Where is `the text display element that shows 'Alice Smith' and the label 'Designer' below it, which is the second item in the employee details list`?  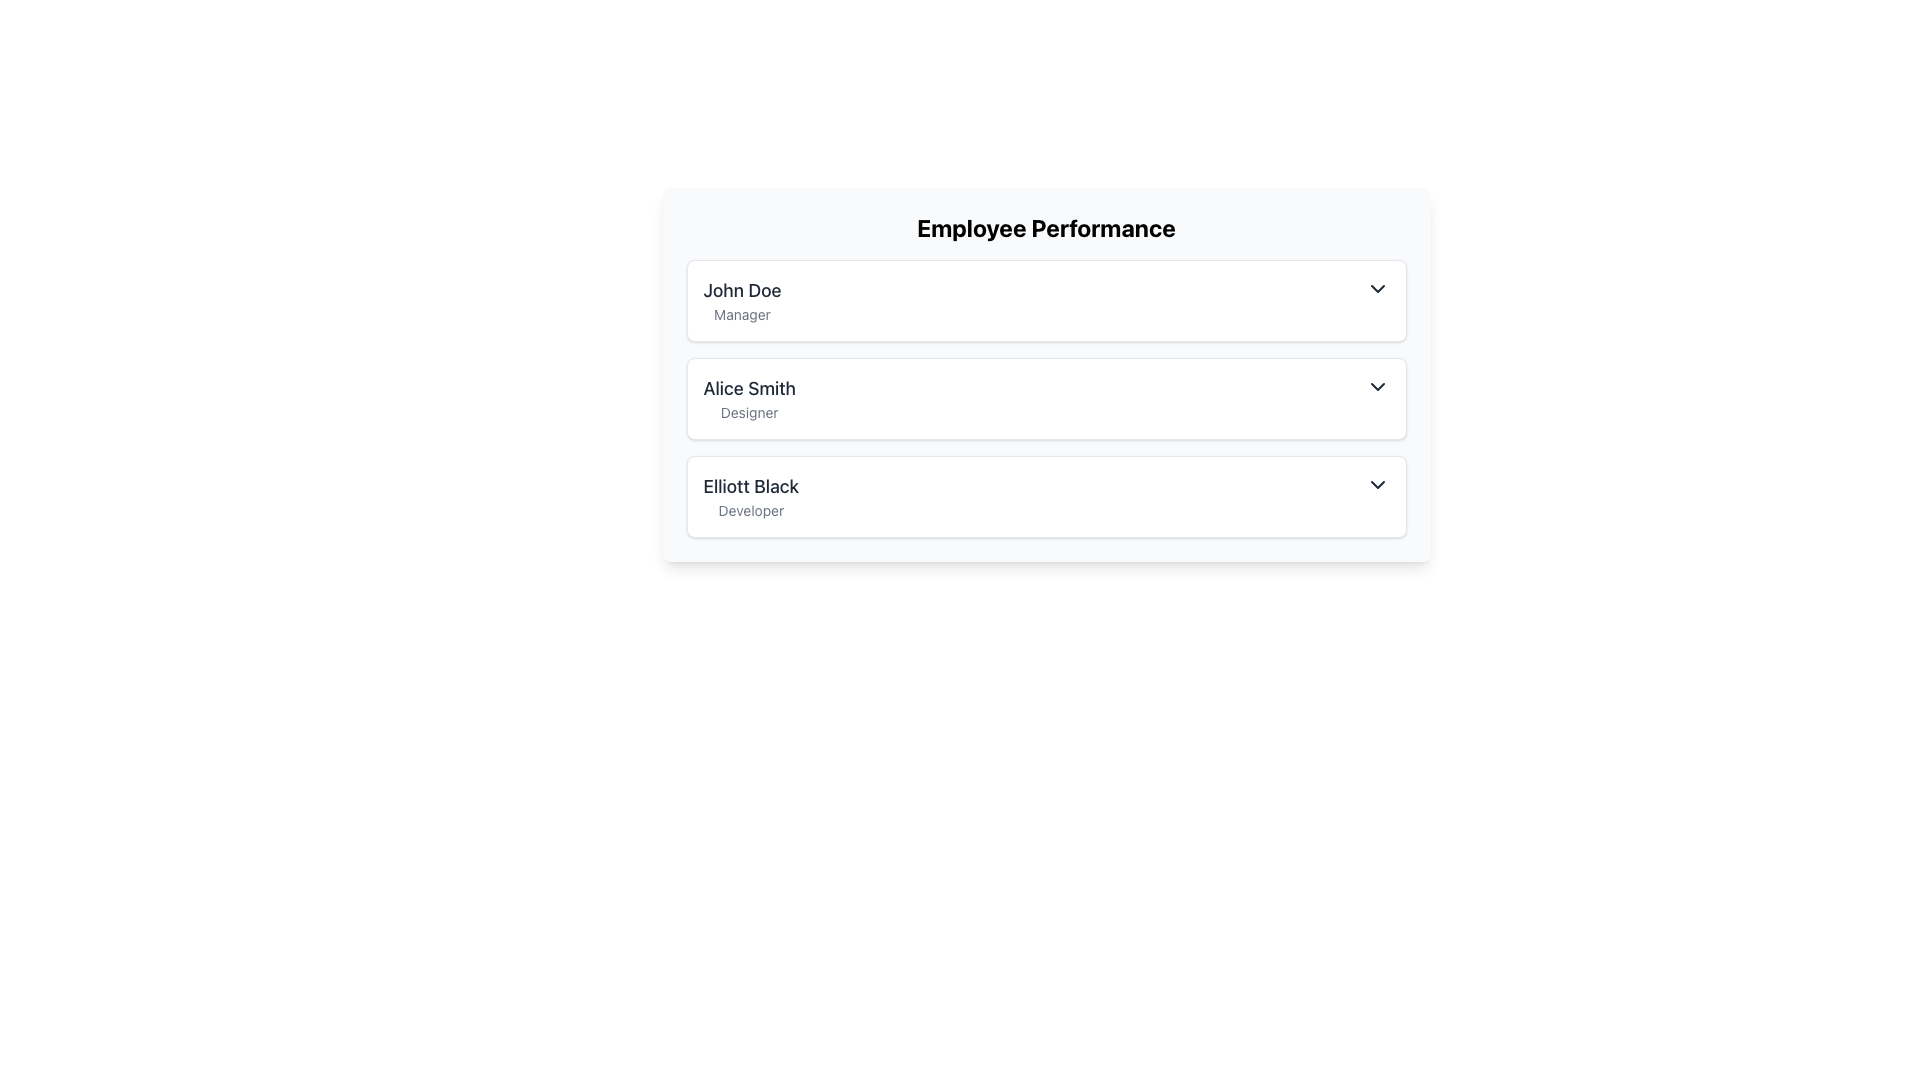
the text display element that shows 'Alice Smith' and the label 'Designer' below it, which is the second item in the employee details list is located at coordinates (748, 398).